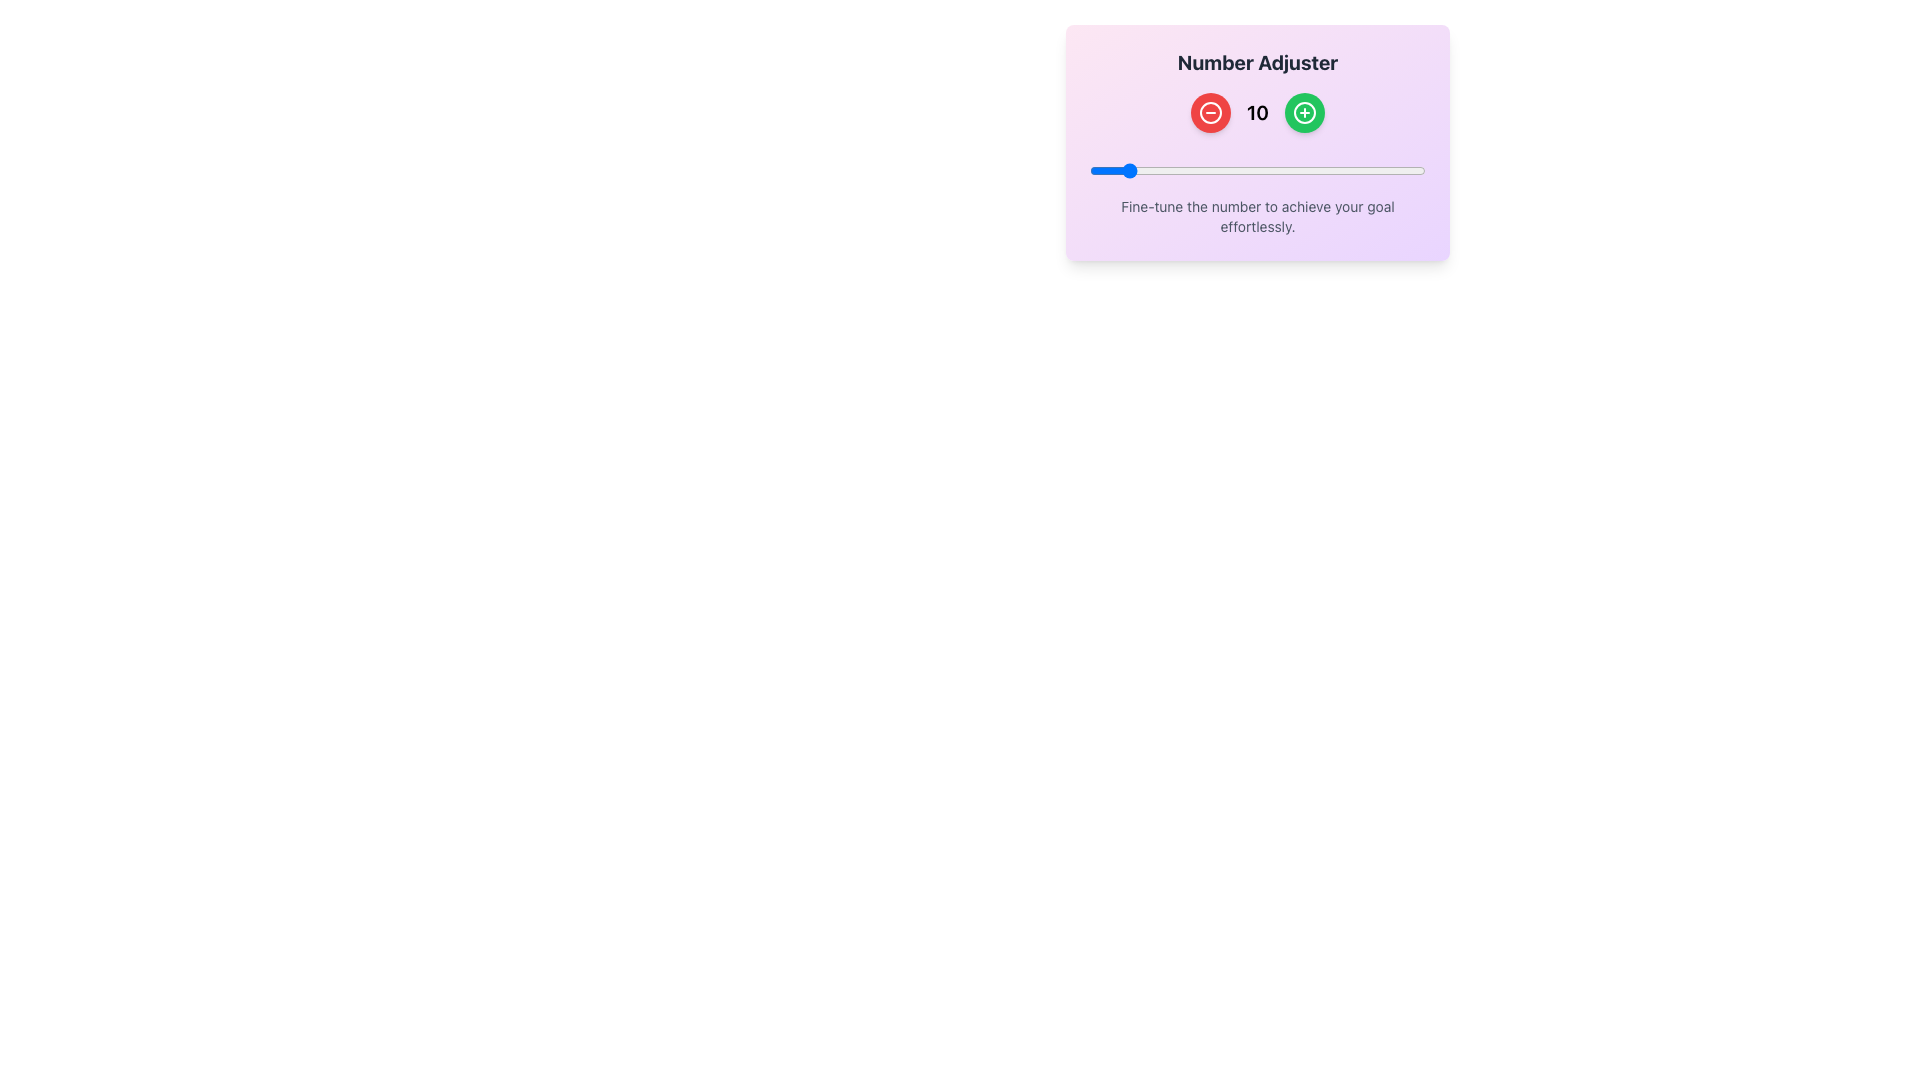  What do you see at coordinates (1233, 169) in the screenshot?
I see `the slider` at bounding box center [1233, 169].